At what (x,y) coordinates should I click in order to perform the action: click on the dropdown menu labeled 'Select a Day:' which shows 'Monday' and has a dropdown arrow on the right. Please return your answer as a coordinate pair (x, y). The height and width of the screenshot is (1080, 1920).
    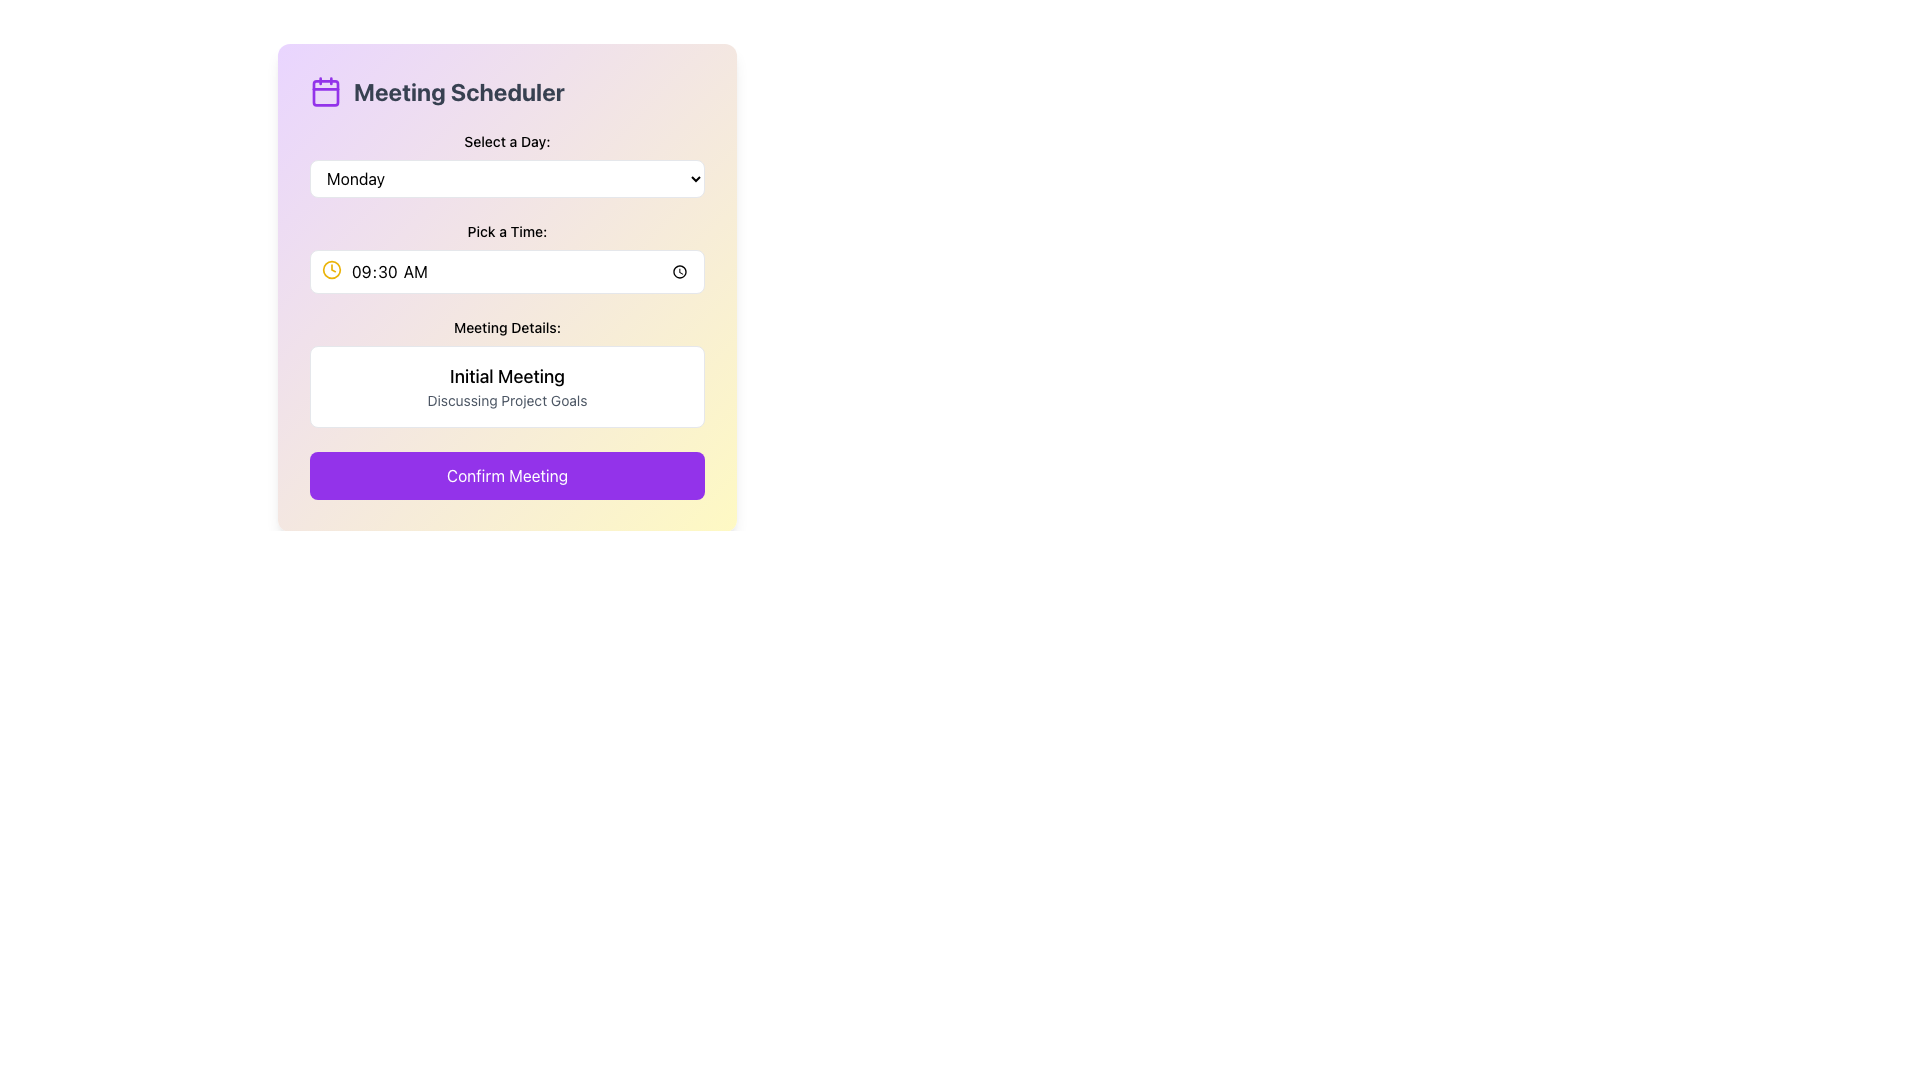
    Looking at the image, I should click on (507, 177).